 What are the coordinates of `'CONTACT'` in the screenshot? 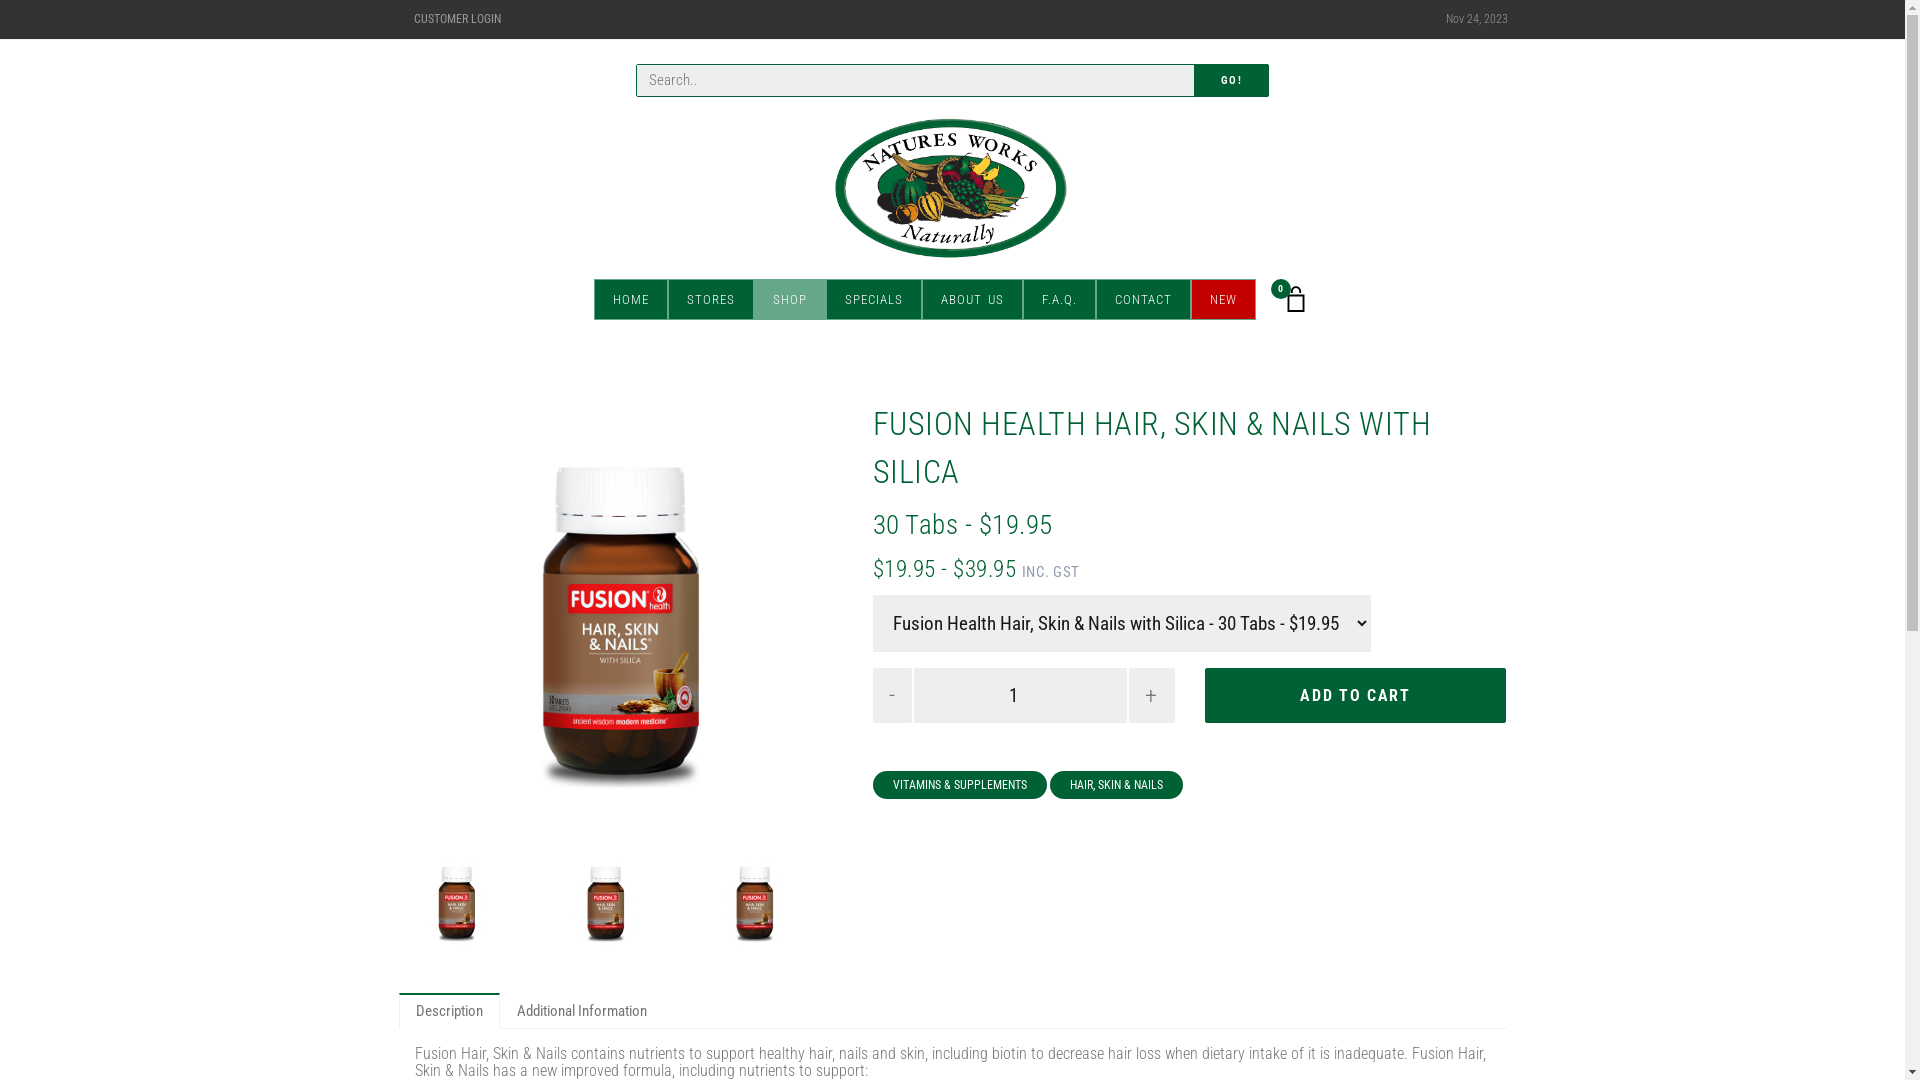 It's located at (1143, 298).